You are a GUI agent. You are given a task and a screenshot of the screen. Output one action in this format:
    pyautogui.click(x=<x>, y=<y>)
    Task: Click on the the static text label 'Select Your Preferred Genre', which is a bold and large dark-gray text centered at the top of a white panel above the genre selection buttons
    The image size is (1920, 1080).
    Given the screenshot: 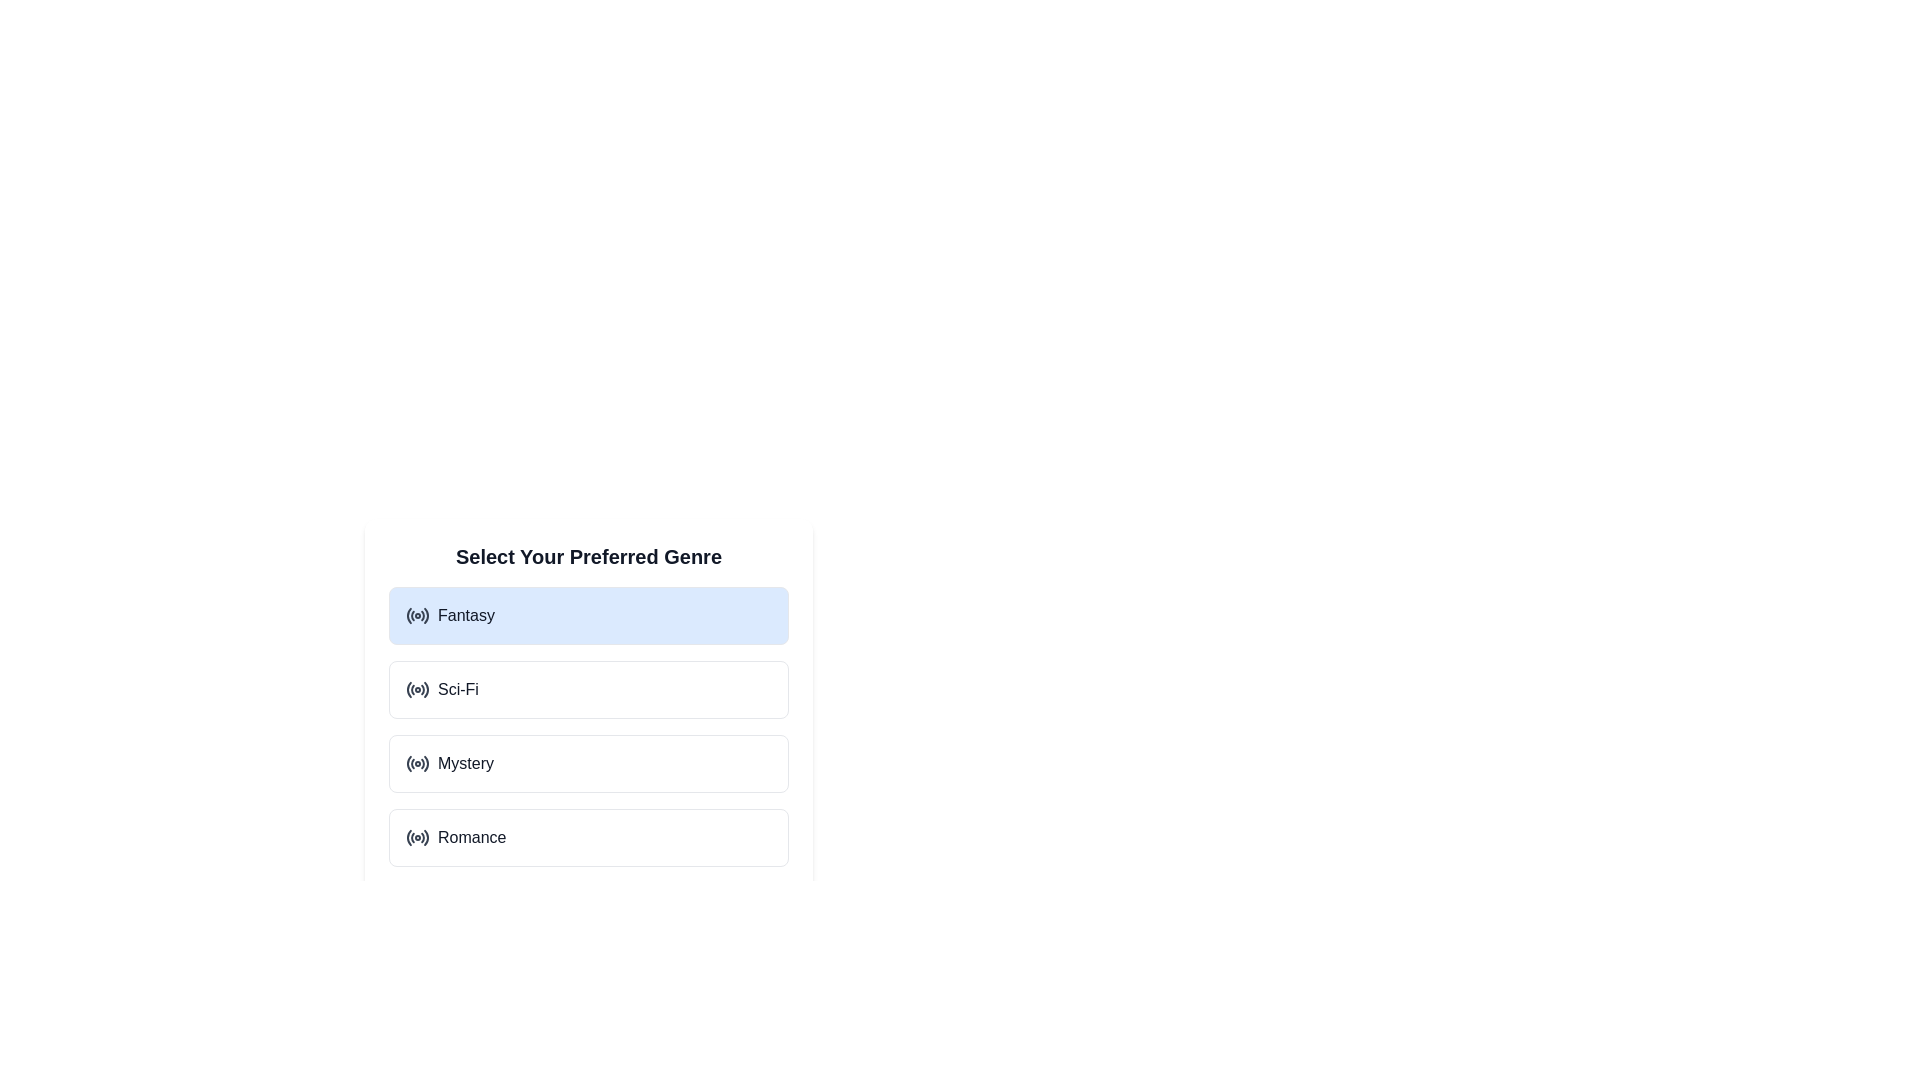 What is the action you would take?
    pyautogui.click(x=588, y=556)
    